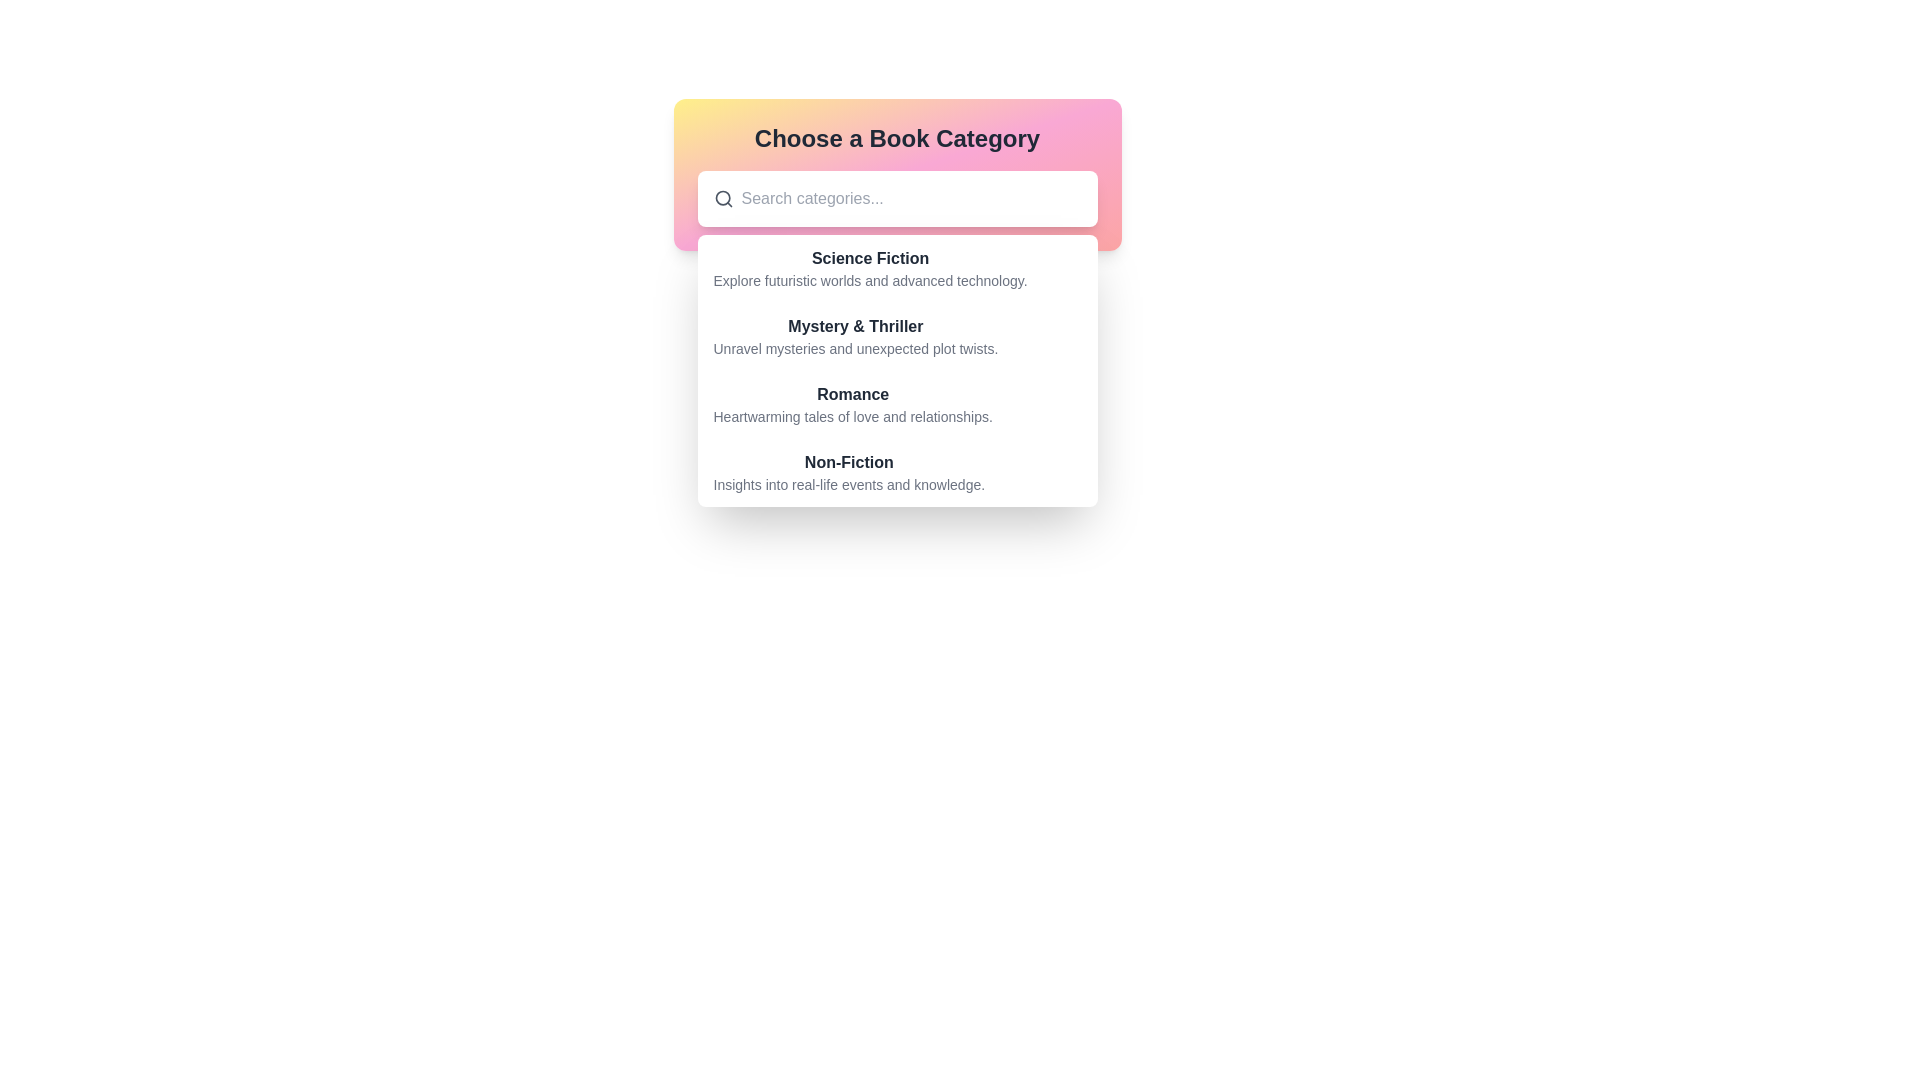 This screenshot has width=1920, height=1080. Describe the element at coordinates (896, 473) in the screenshot. I see `the 'Non-Fiction' category item in the dropdown menu, which is the fourth item in a vertical list of categories` at that location.